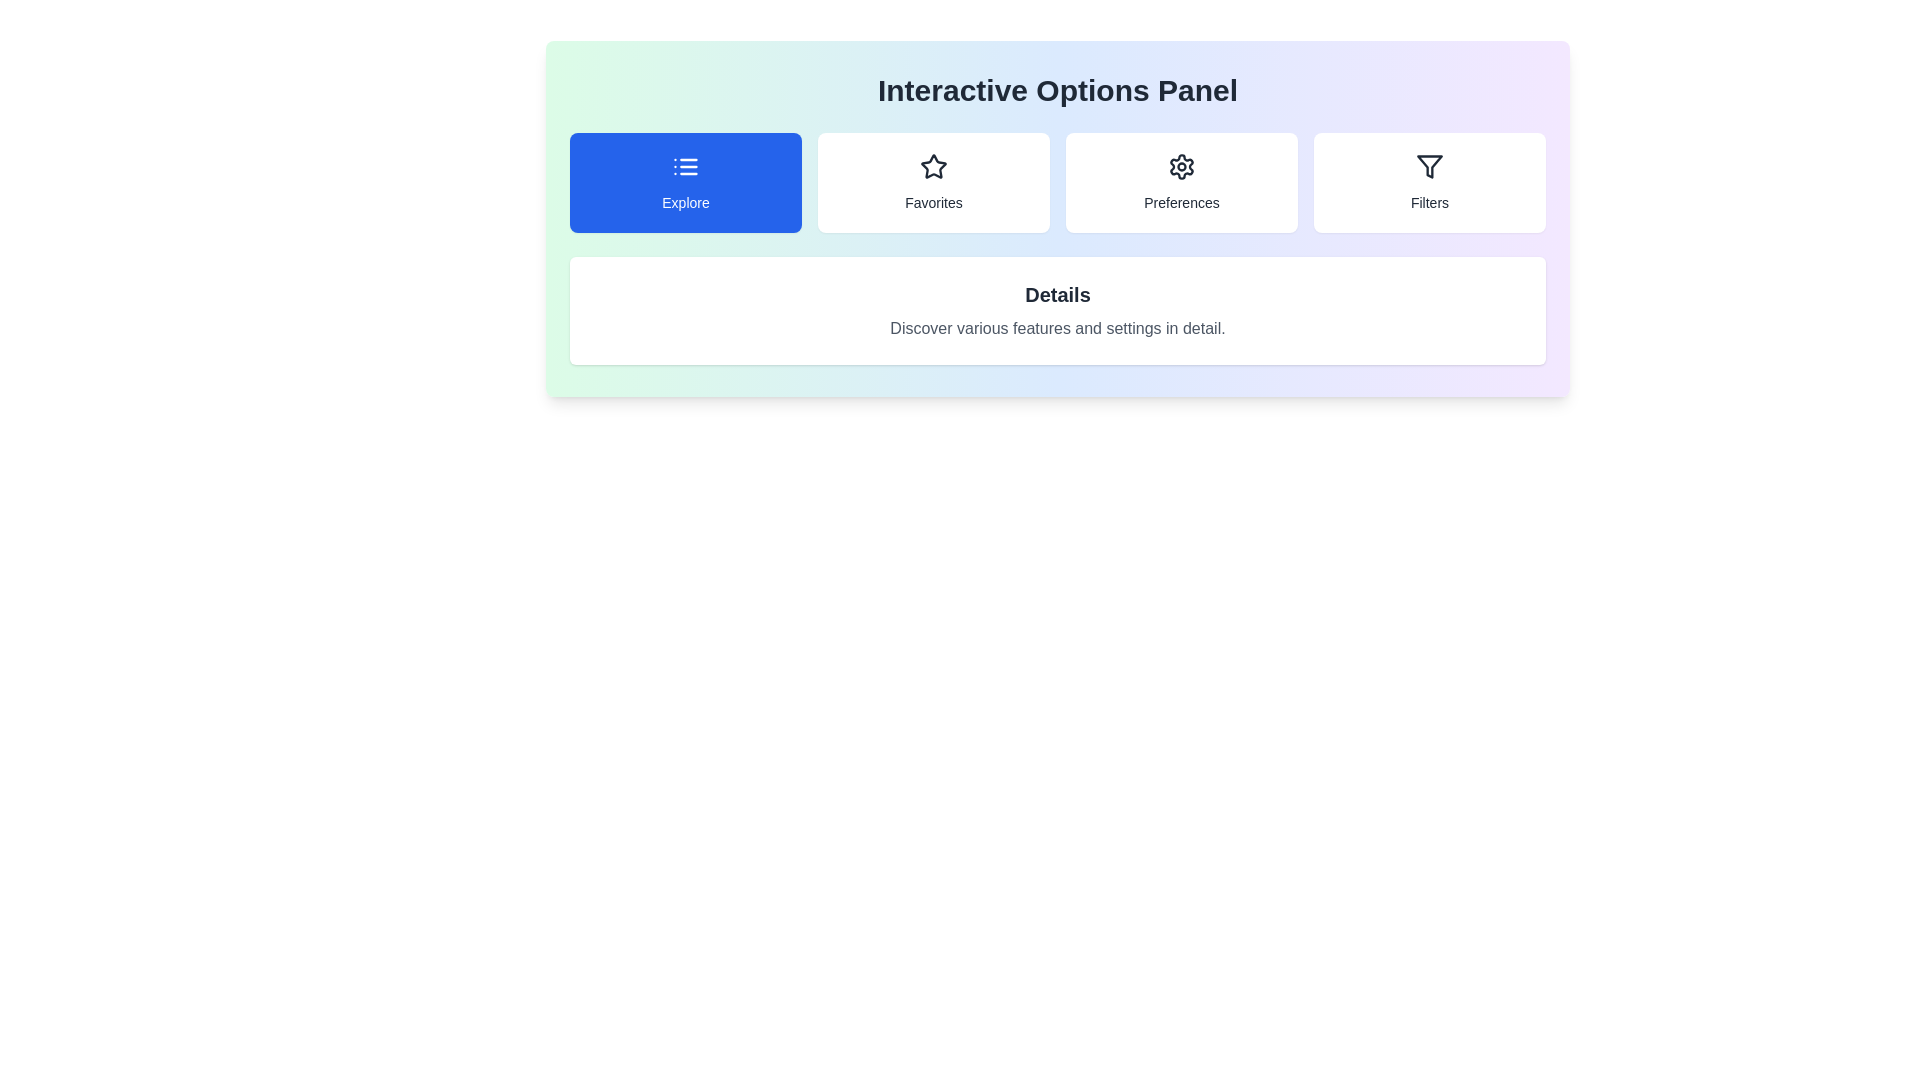  I want to click on the 'Preferences' icon located in the third option card of the 'Interactive Options Panel', which serves as a visual indicator for settings or configuration, so click(1181, 165).